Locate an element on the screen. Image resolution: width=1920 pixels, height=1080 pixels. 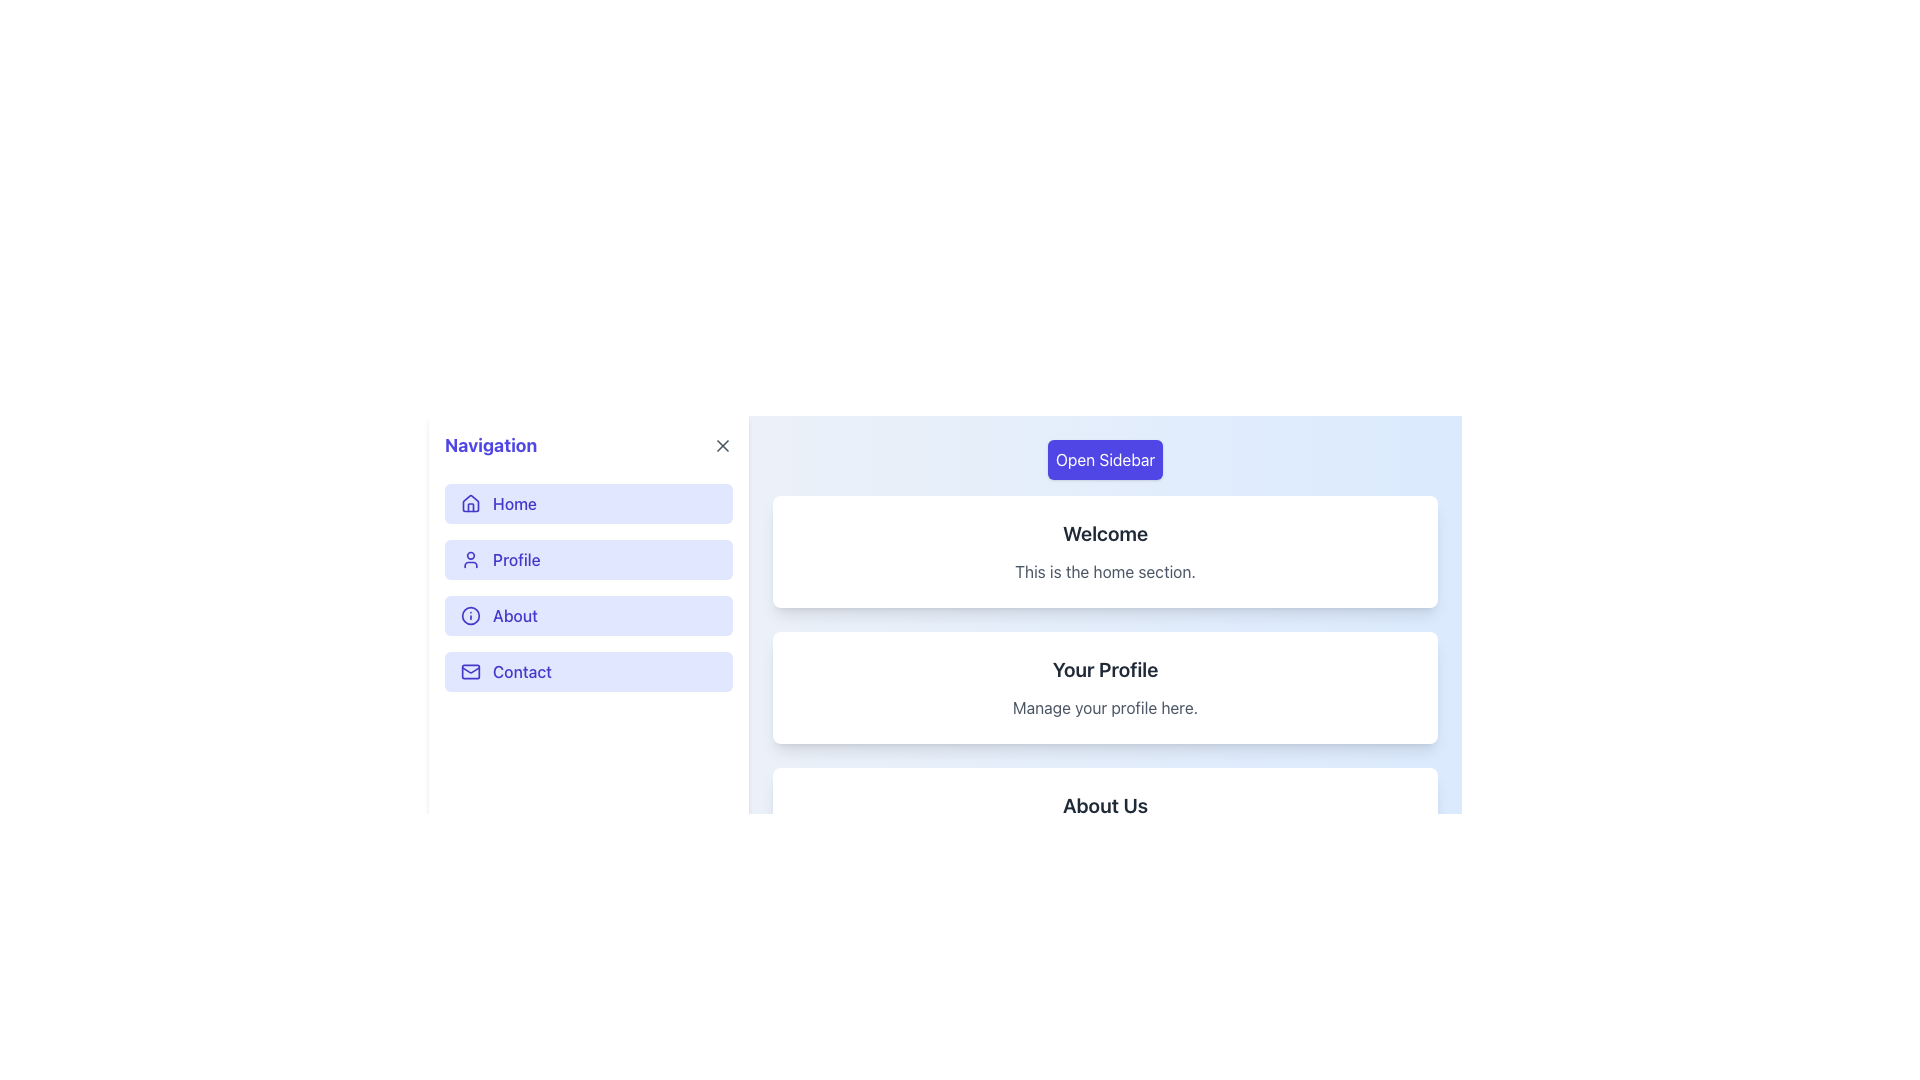
the 'Home' navigation button is located at coordinates (588, 503).